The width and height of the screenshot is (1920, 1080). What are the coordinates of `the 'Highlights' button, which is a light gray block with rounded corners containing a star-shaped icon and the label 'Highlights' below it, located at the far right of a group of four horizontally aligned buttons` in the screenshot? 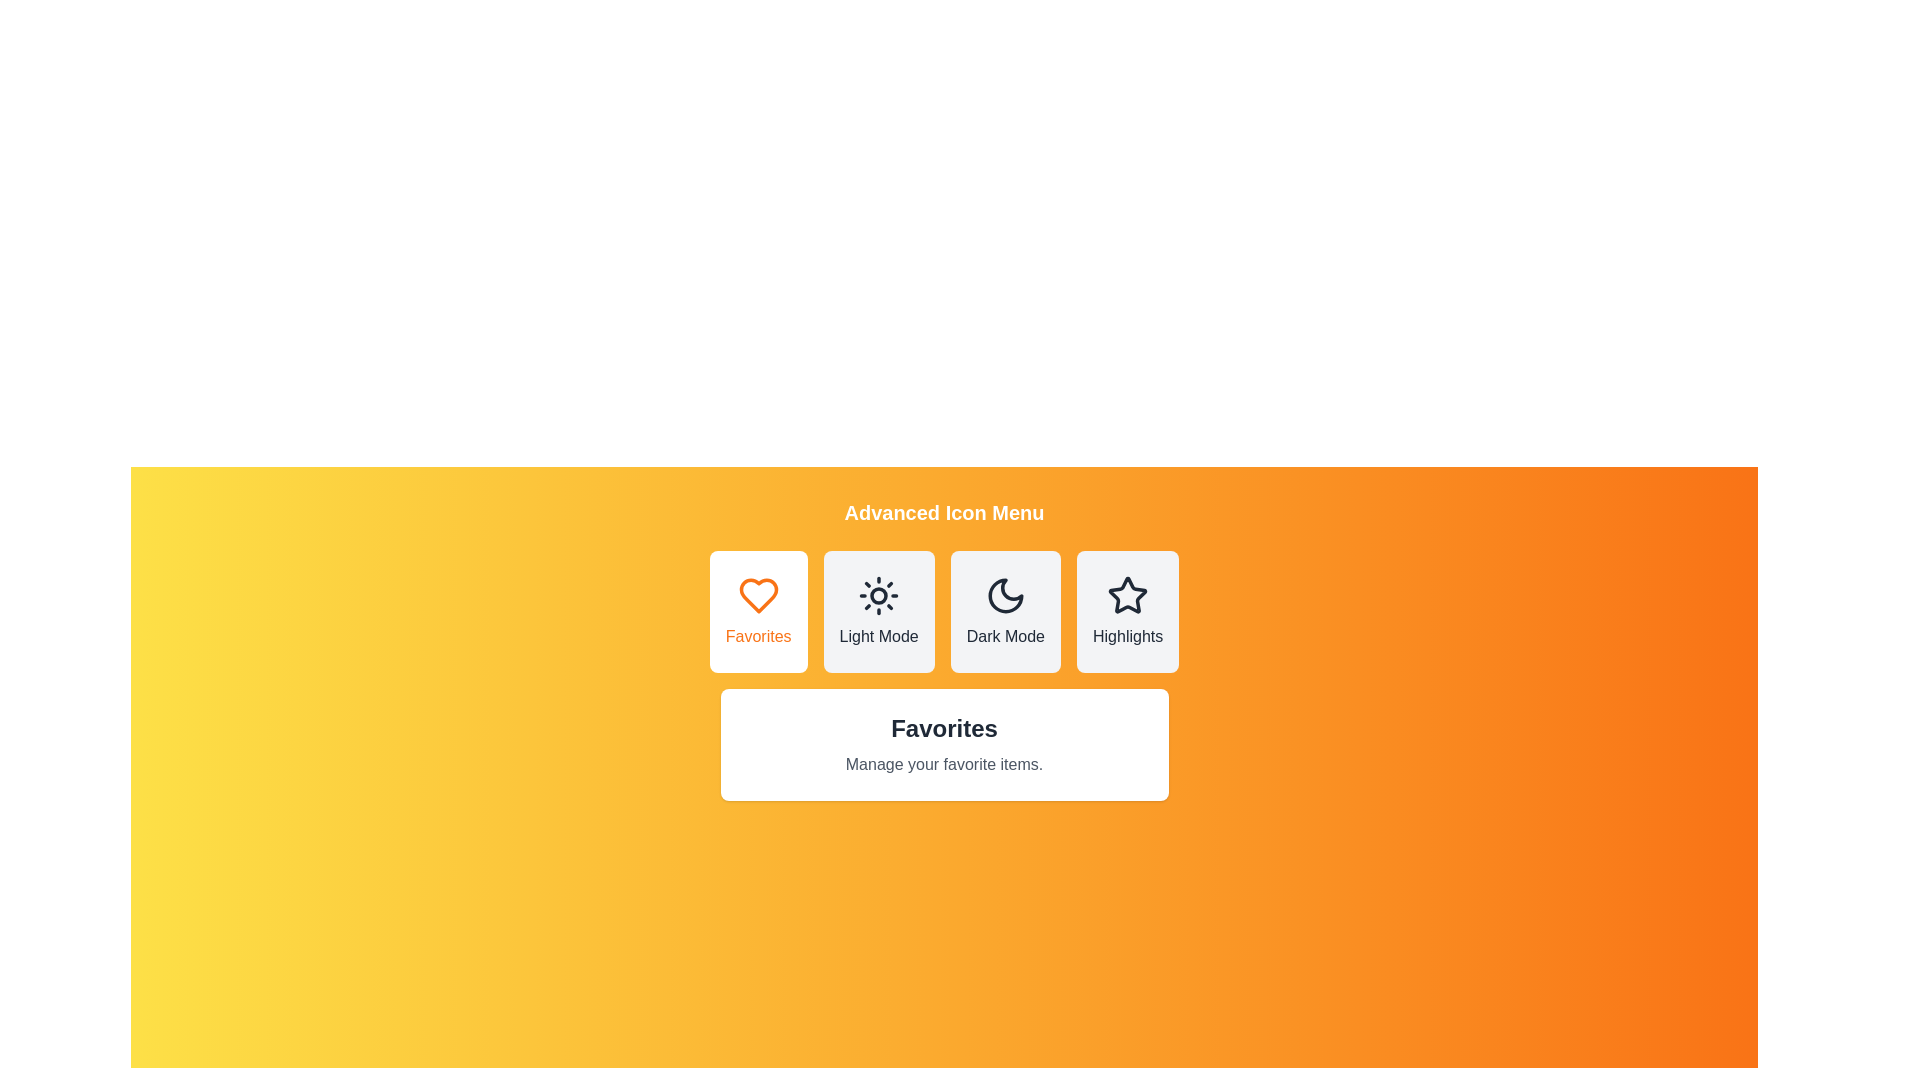 It's located at (1128, 611).